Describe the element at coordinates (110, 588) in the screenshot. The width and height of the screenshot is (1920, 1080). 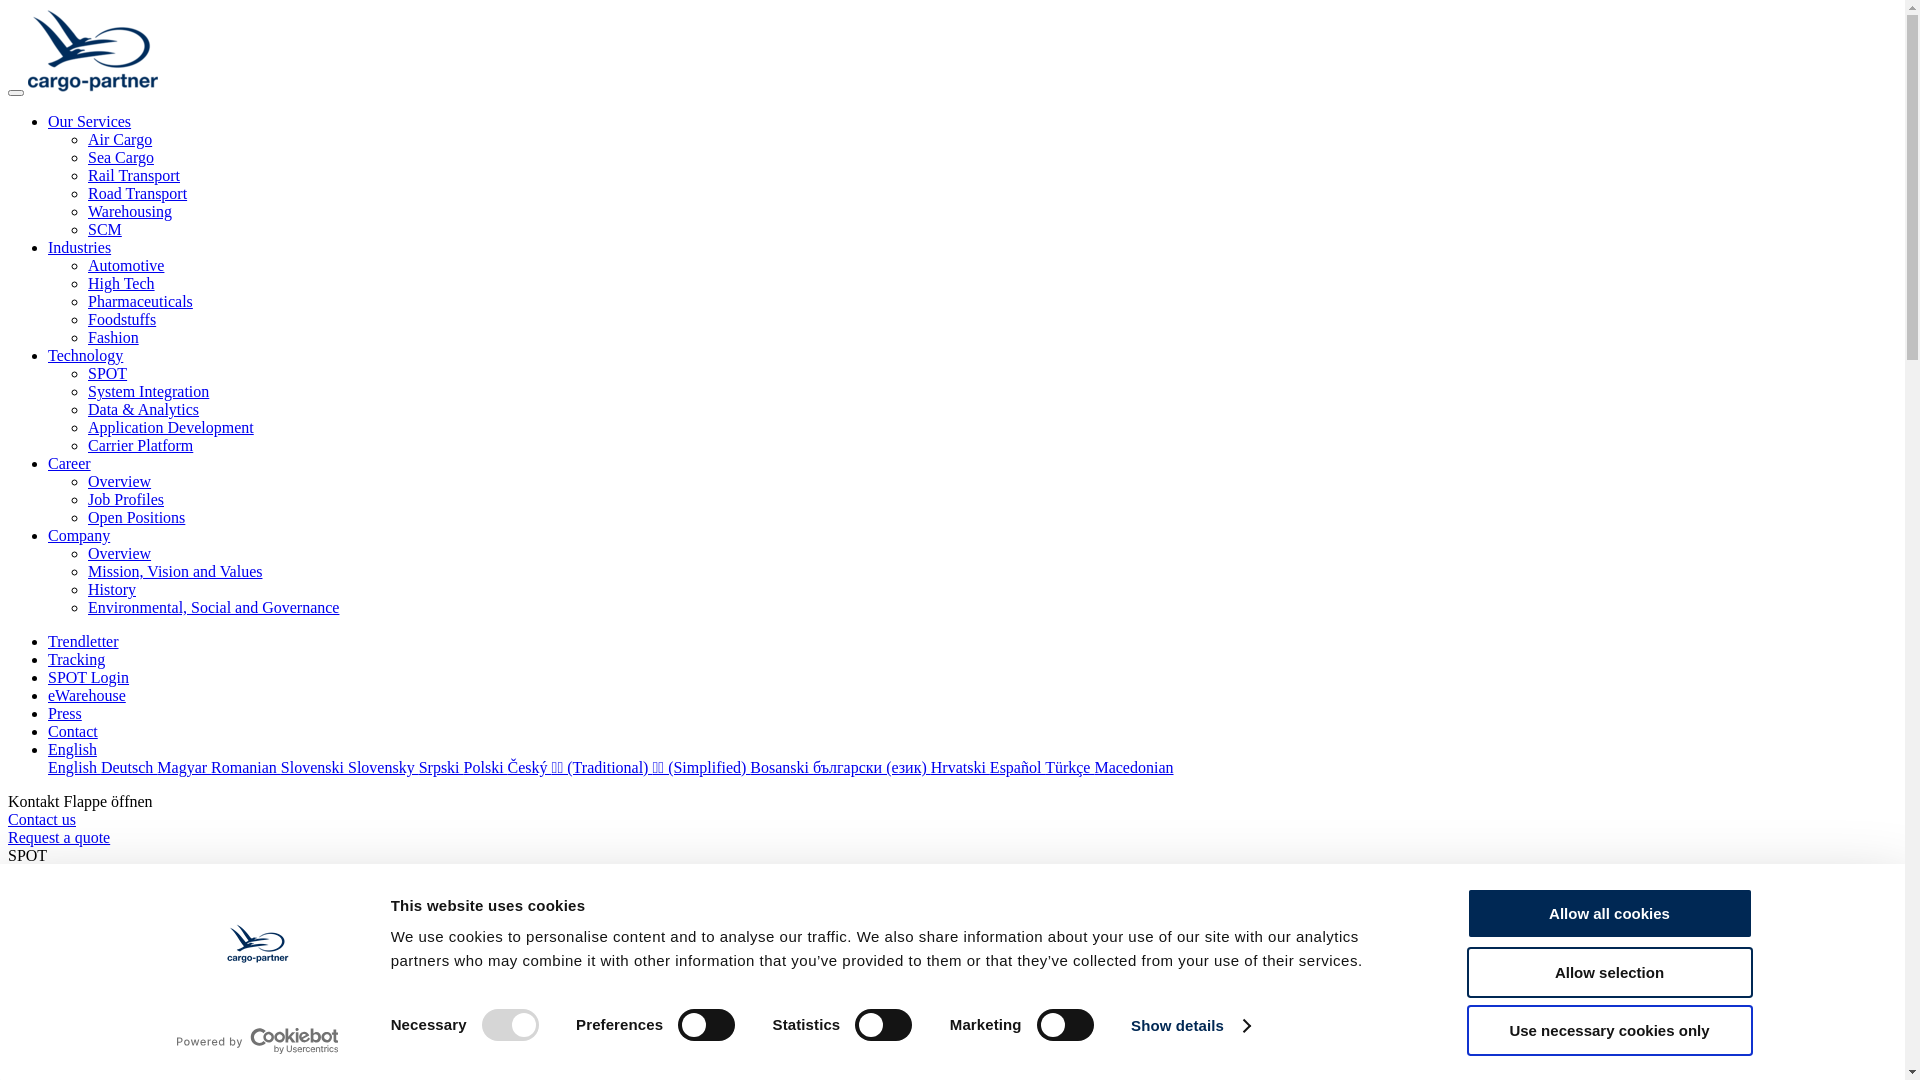
I see `'History'` at that location.